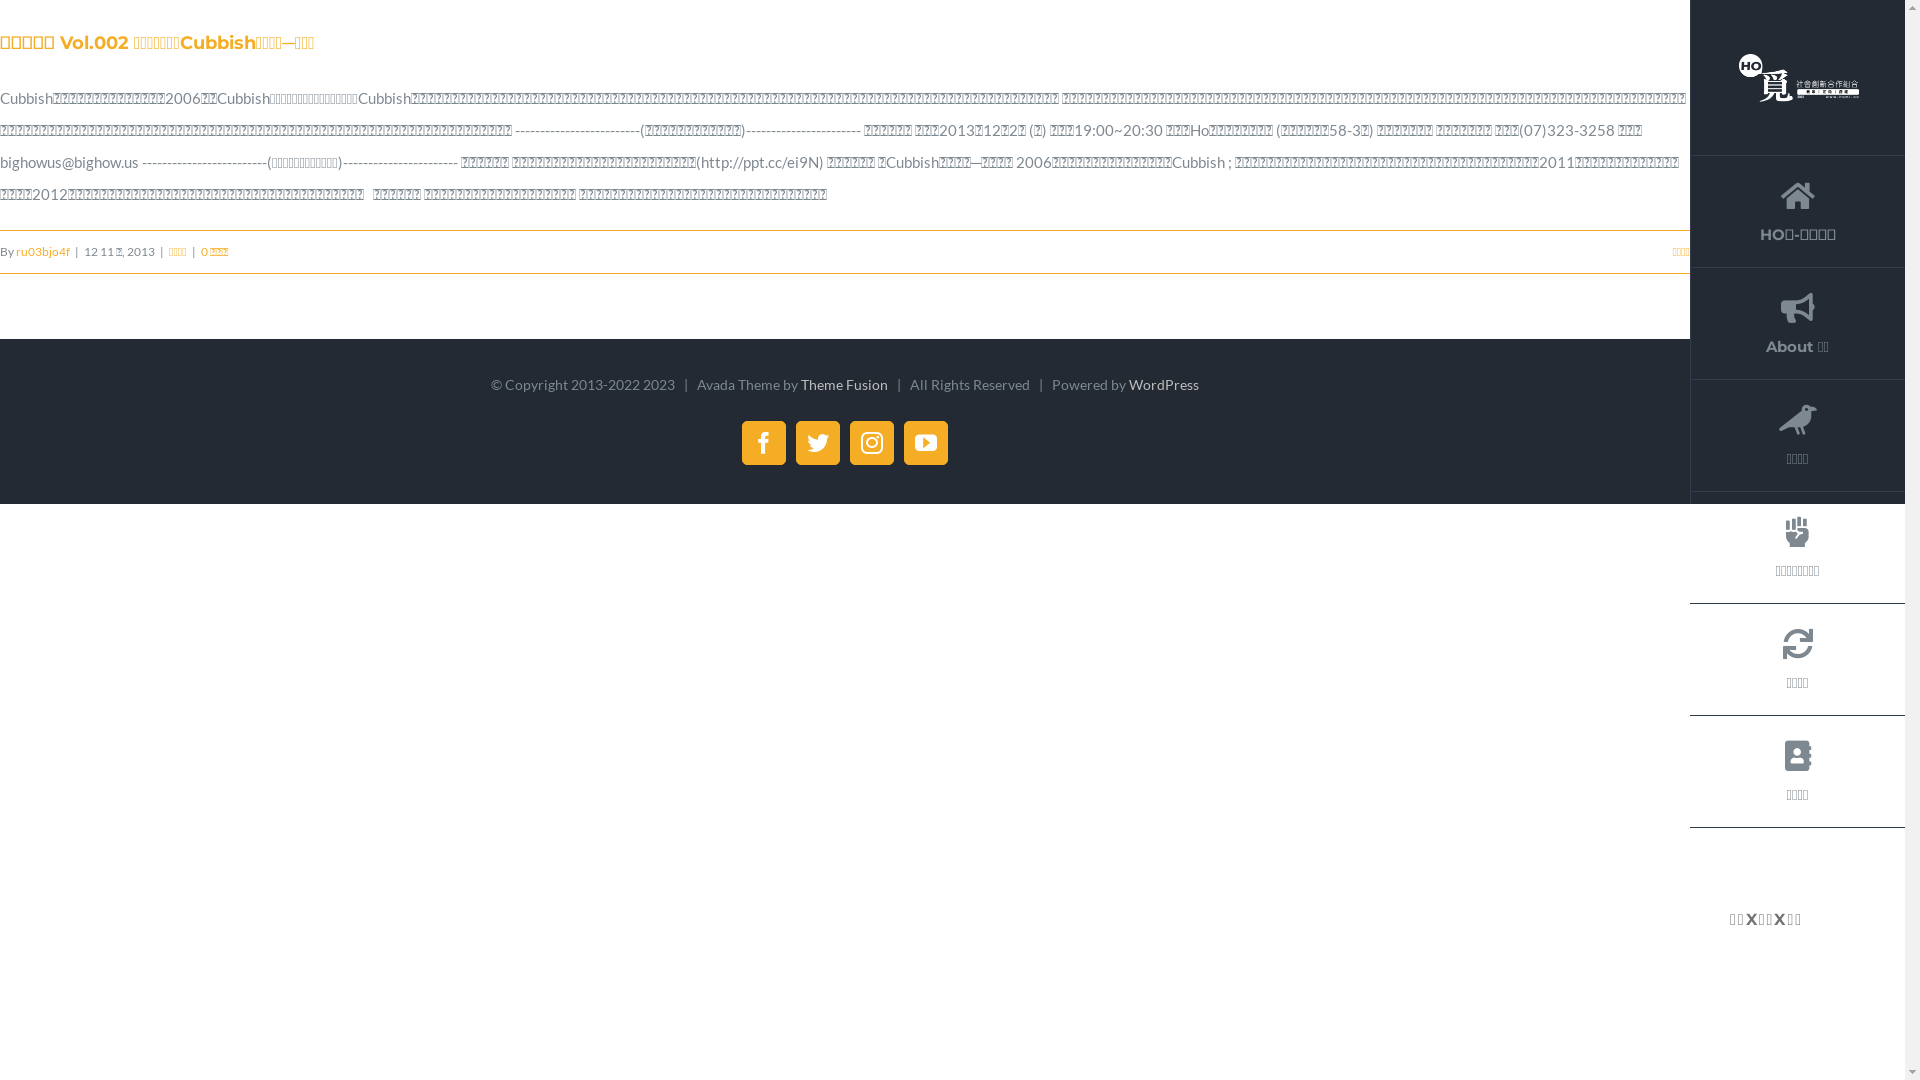  Describe the element at coordinates (801, 384) in the screenshot. I see `'Theme Fusion'` at that location.